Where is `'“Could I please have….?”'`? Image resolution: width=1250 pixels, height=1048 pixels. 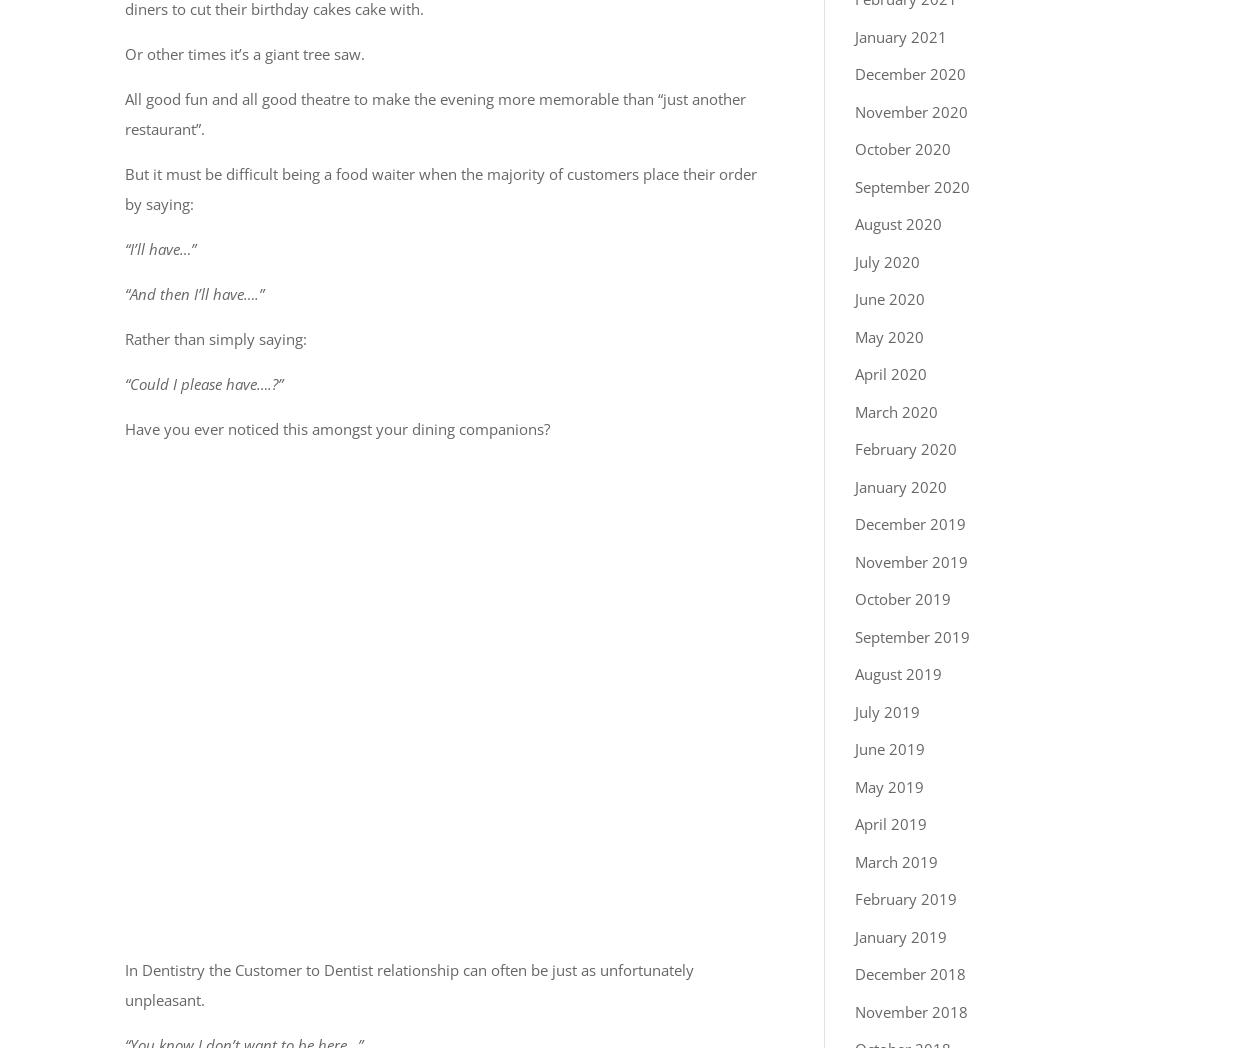 '“Could I please have….?”' is located at coordinates (203, 382).